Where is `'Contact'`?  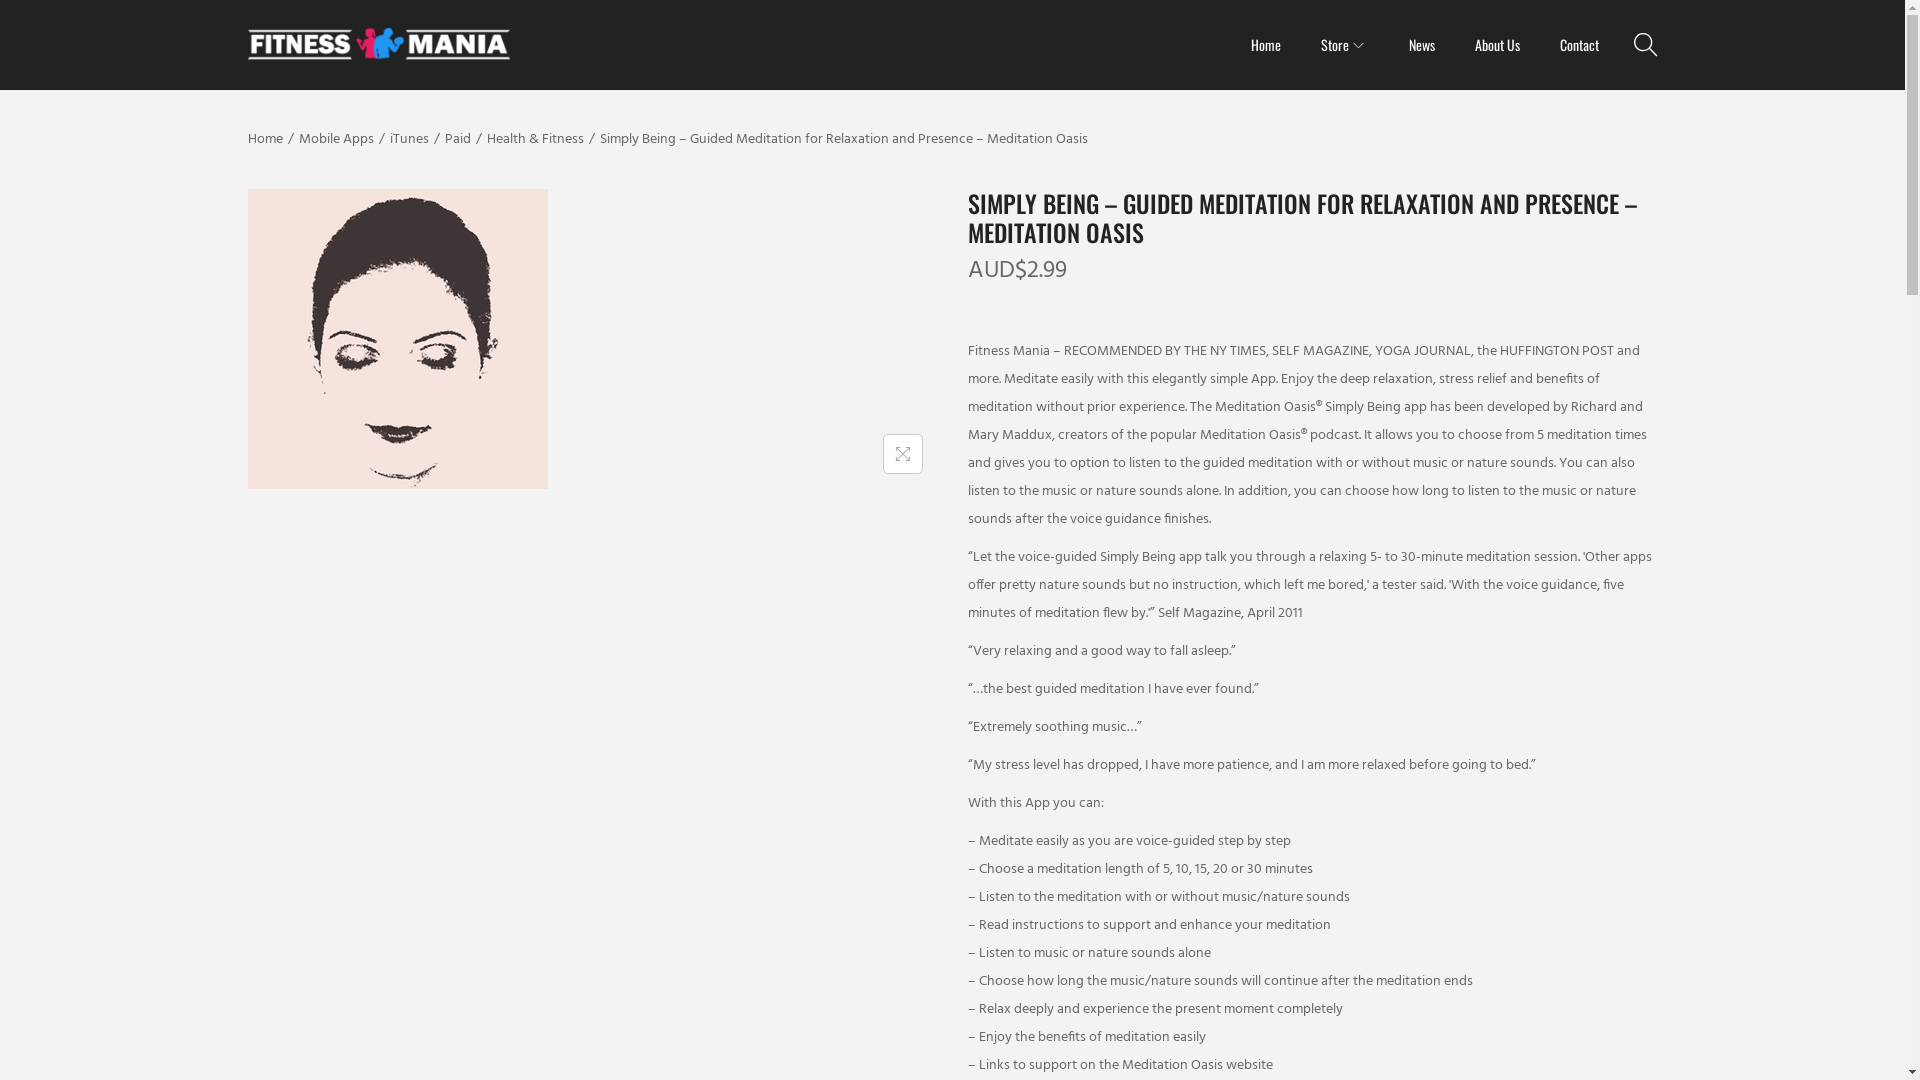
'Contact' is located at coordinates (1578, 45).